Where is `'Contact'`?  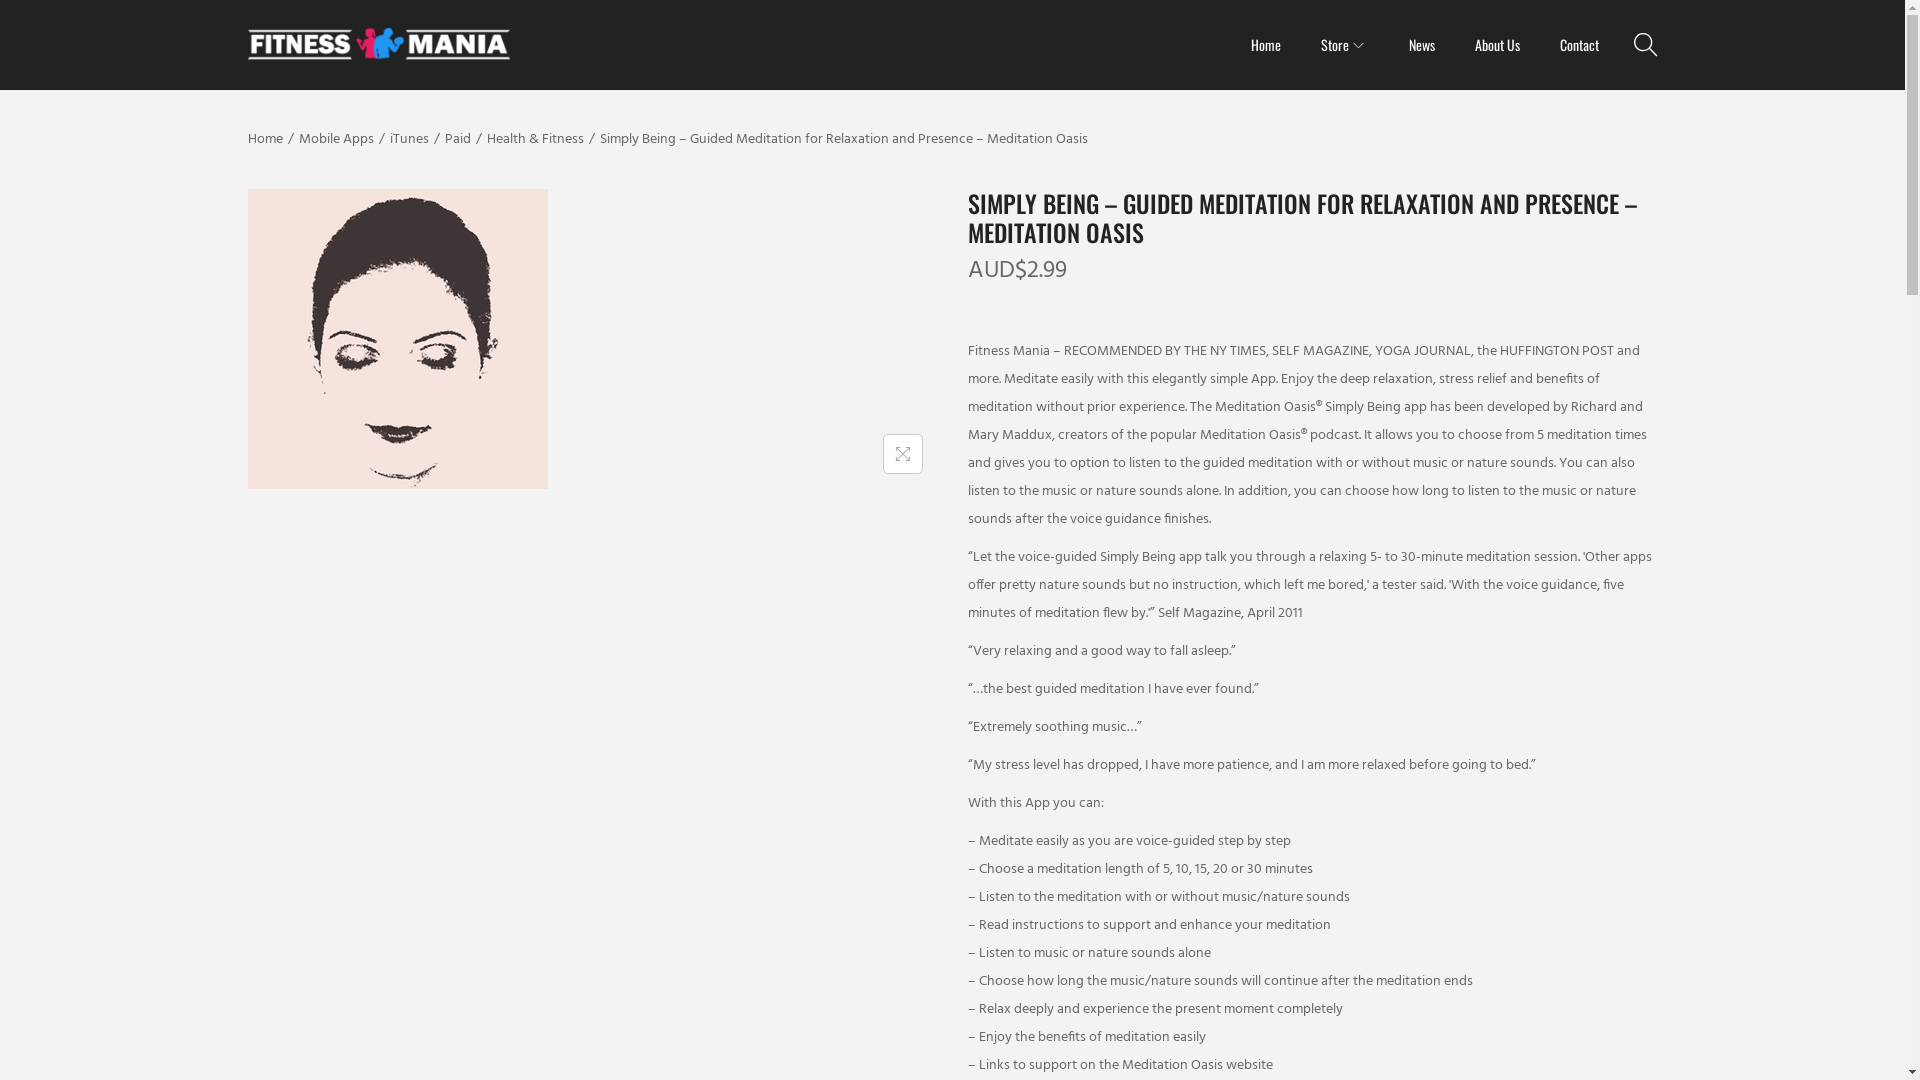
'Contact' is located at coordinates (1578, 45).